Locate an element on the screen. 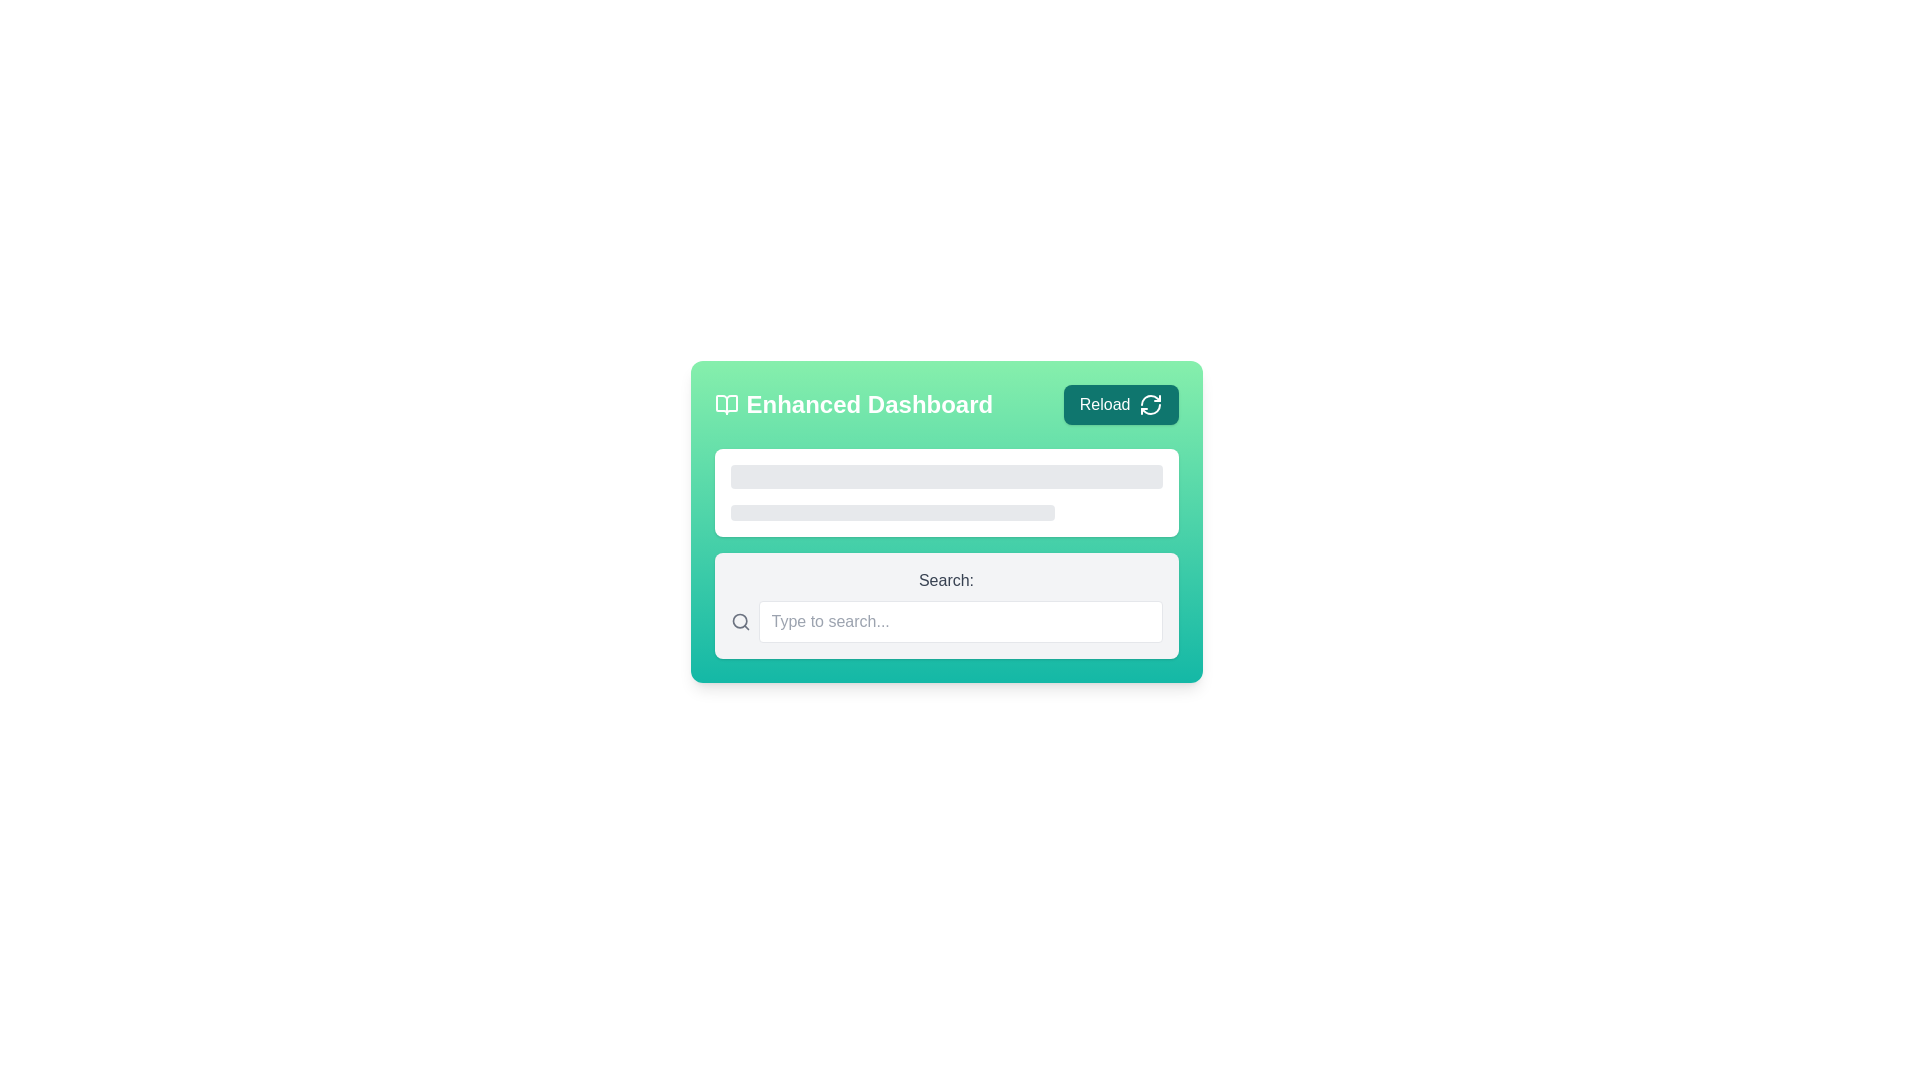  the 'Enhanced Dashboard' text label with an open book icon, which is styled with a bold font and white text, located in a green background section is located at coordinates (853, 405).